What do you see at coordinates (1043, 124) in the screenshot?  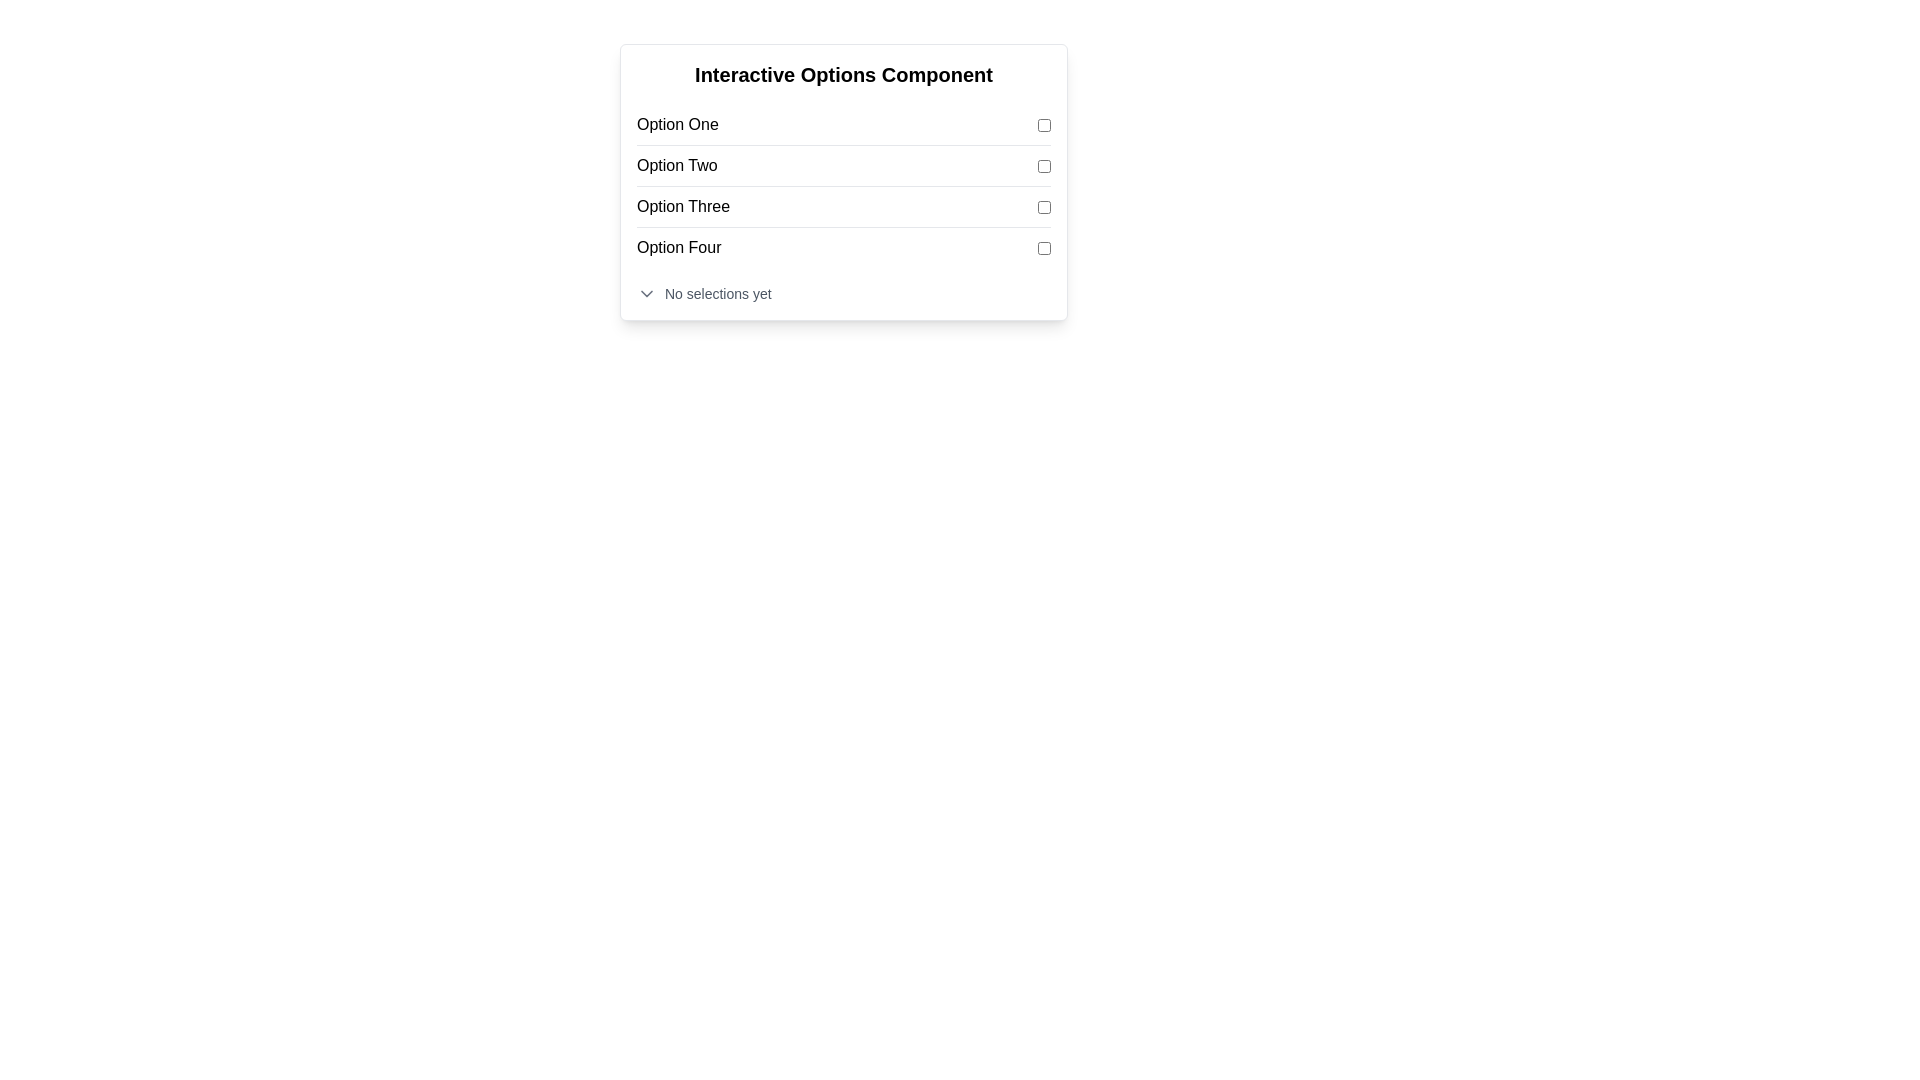 I see `the checkbox located to the far-right of the text 'Option One' in the vertical list` at bounding box center [1043, 124].